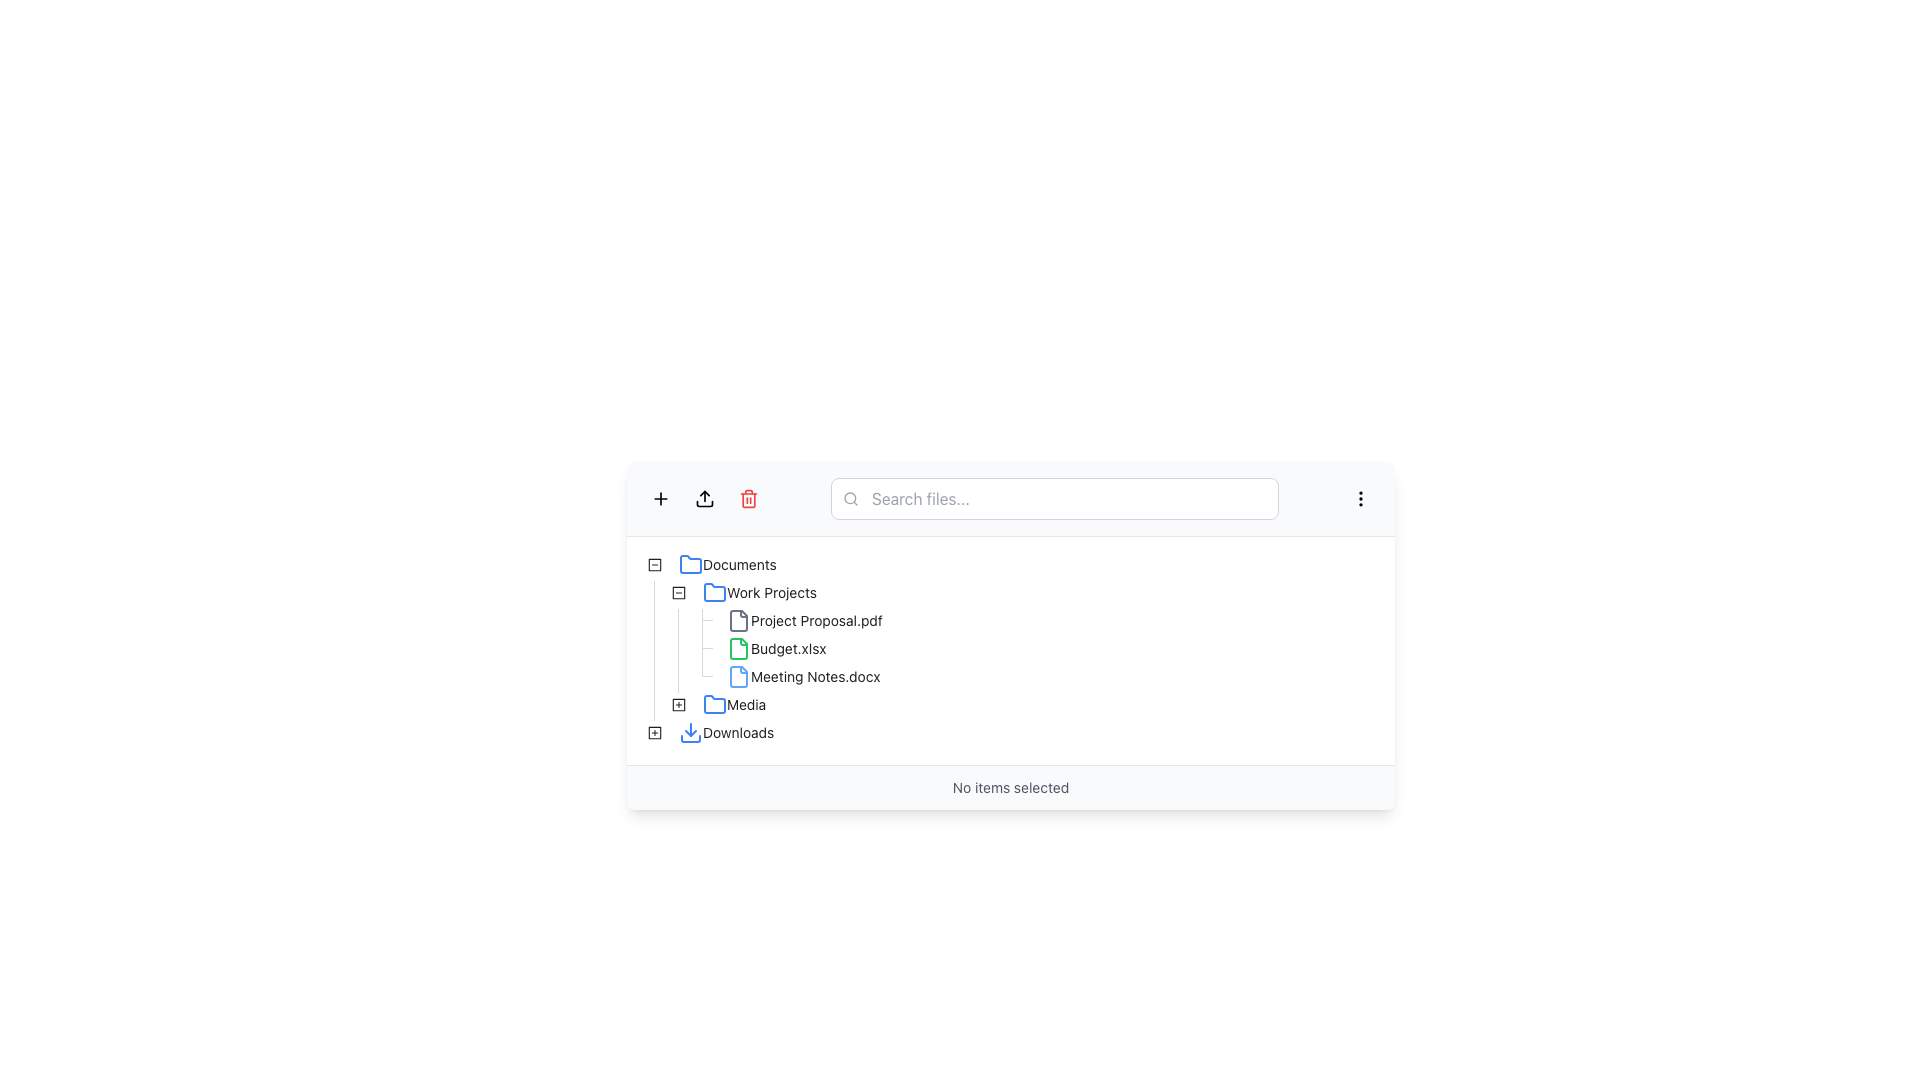 This screenshot has width=1920, height=1080. What do you see at coordinates (758, 592) in the screenshot?
I see `the 'Work Projects' folder label` at bounding box center [758, 592].